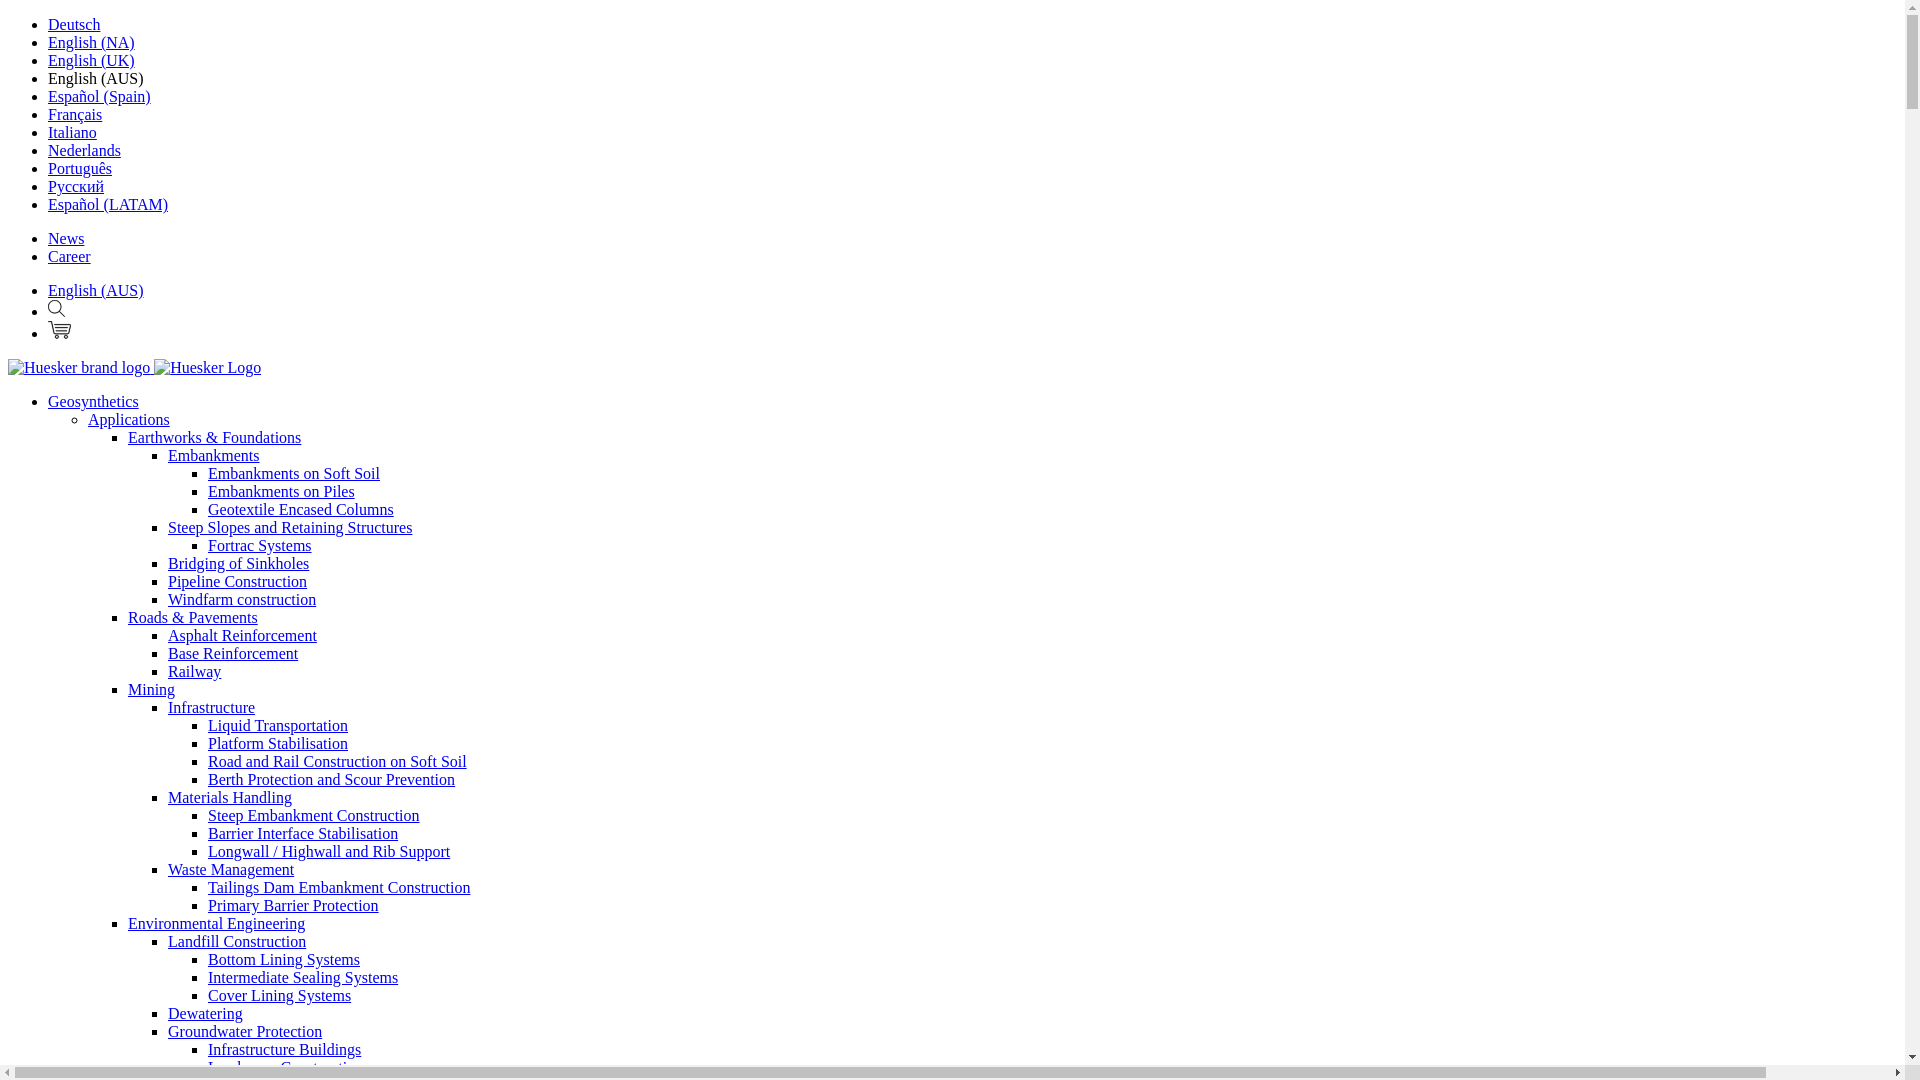 The image size is (1920, 1080). I want to click on 'Tailings Dam Embankment Construction', so click(339, 886).